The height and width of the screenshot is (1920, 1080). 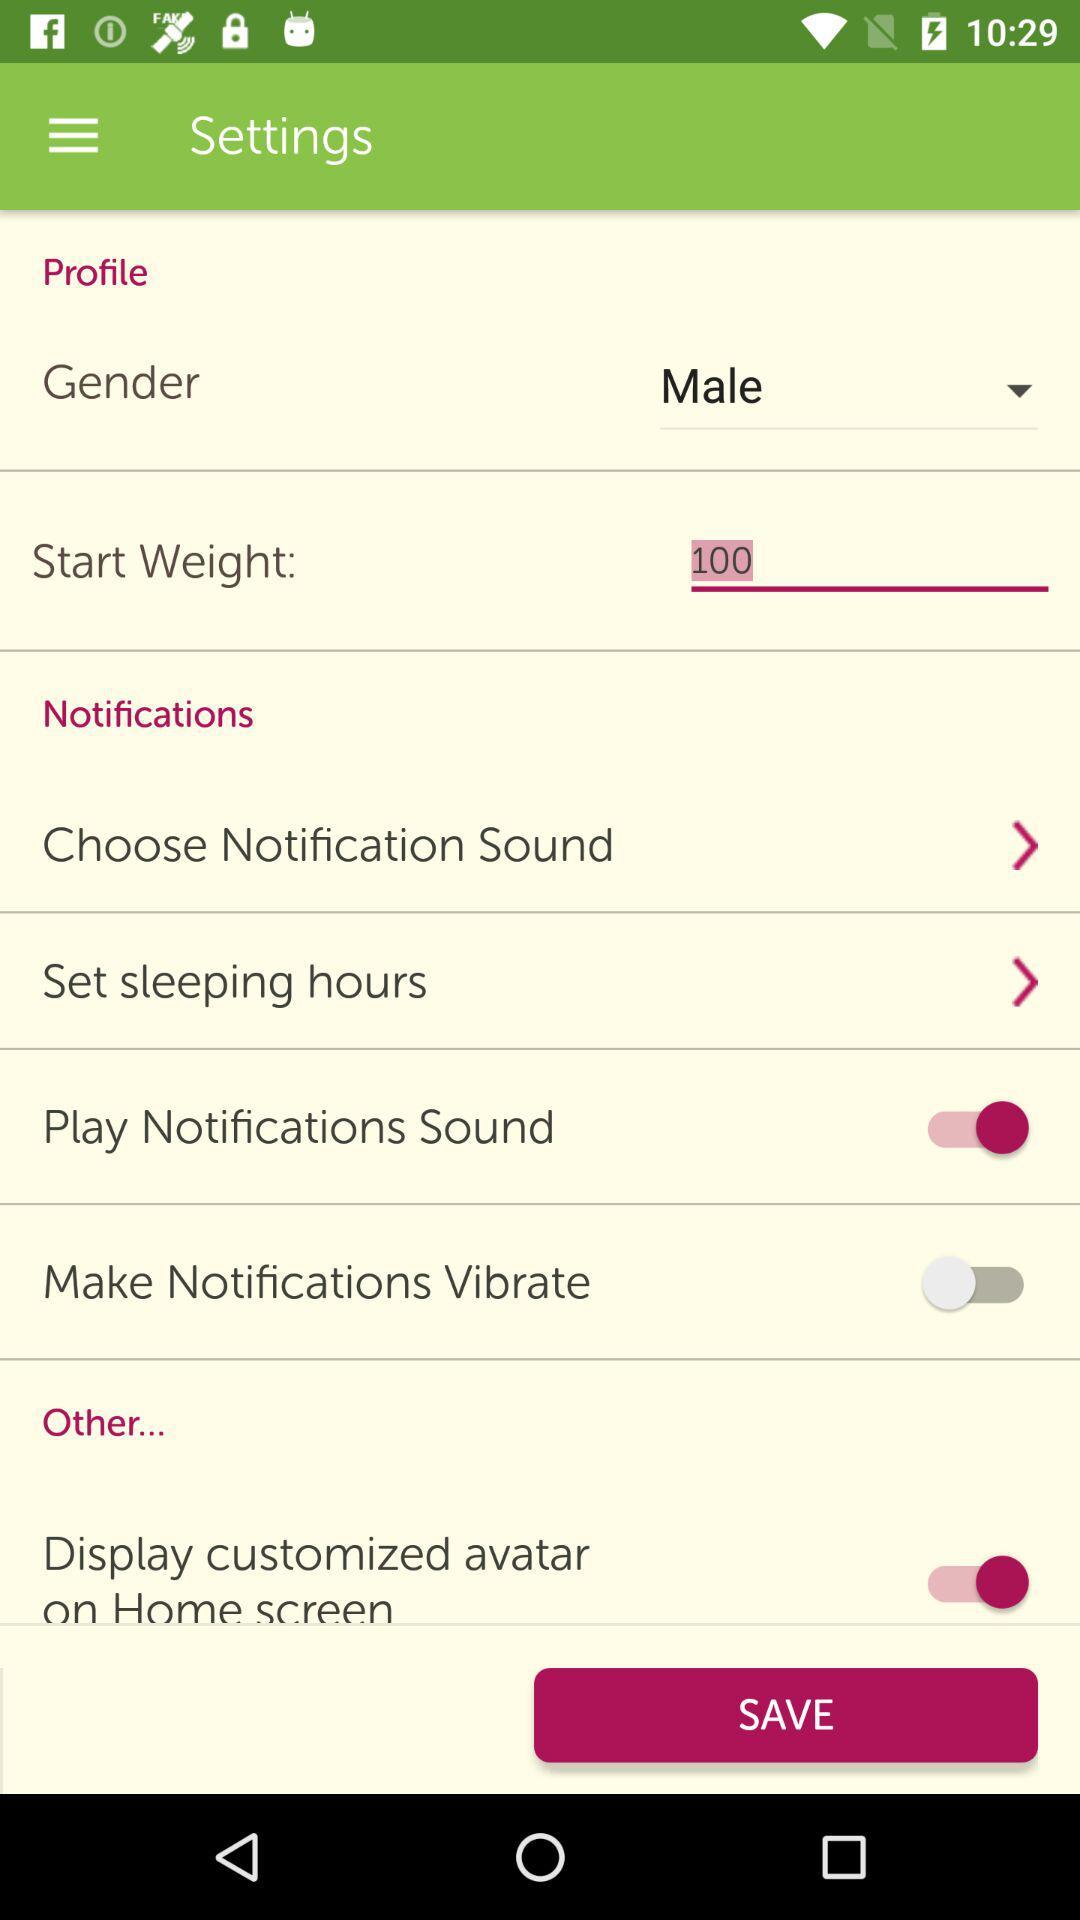 What do you see at coordinates (869, 560) in the screenshot?
I see `the 100 icon` at bounding box center [869, 560].